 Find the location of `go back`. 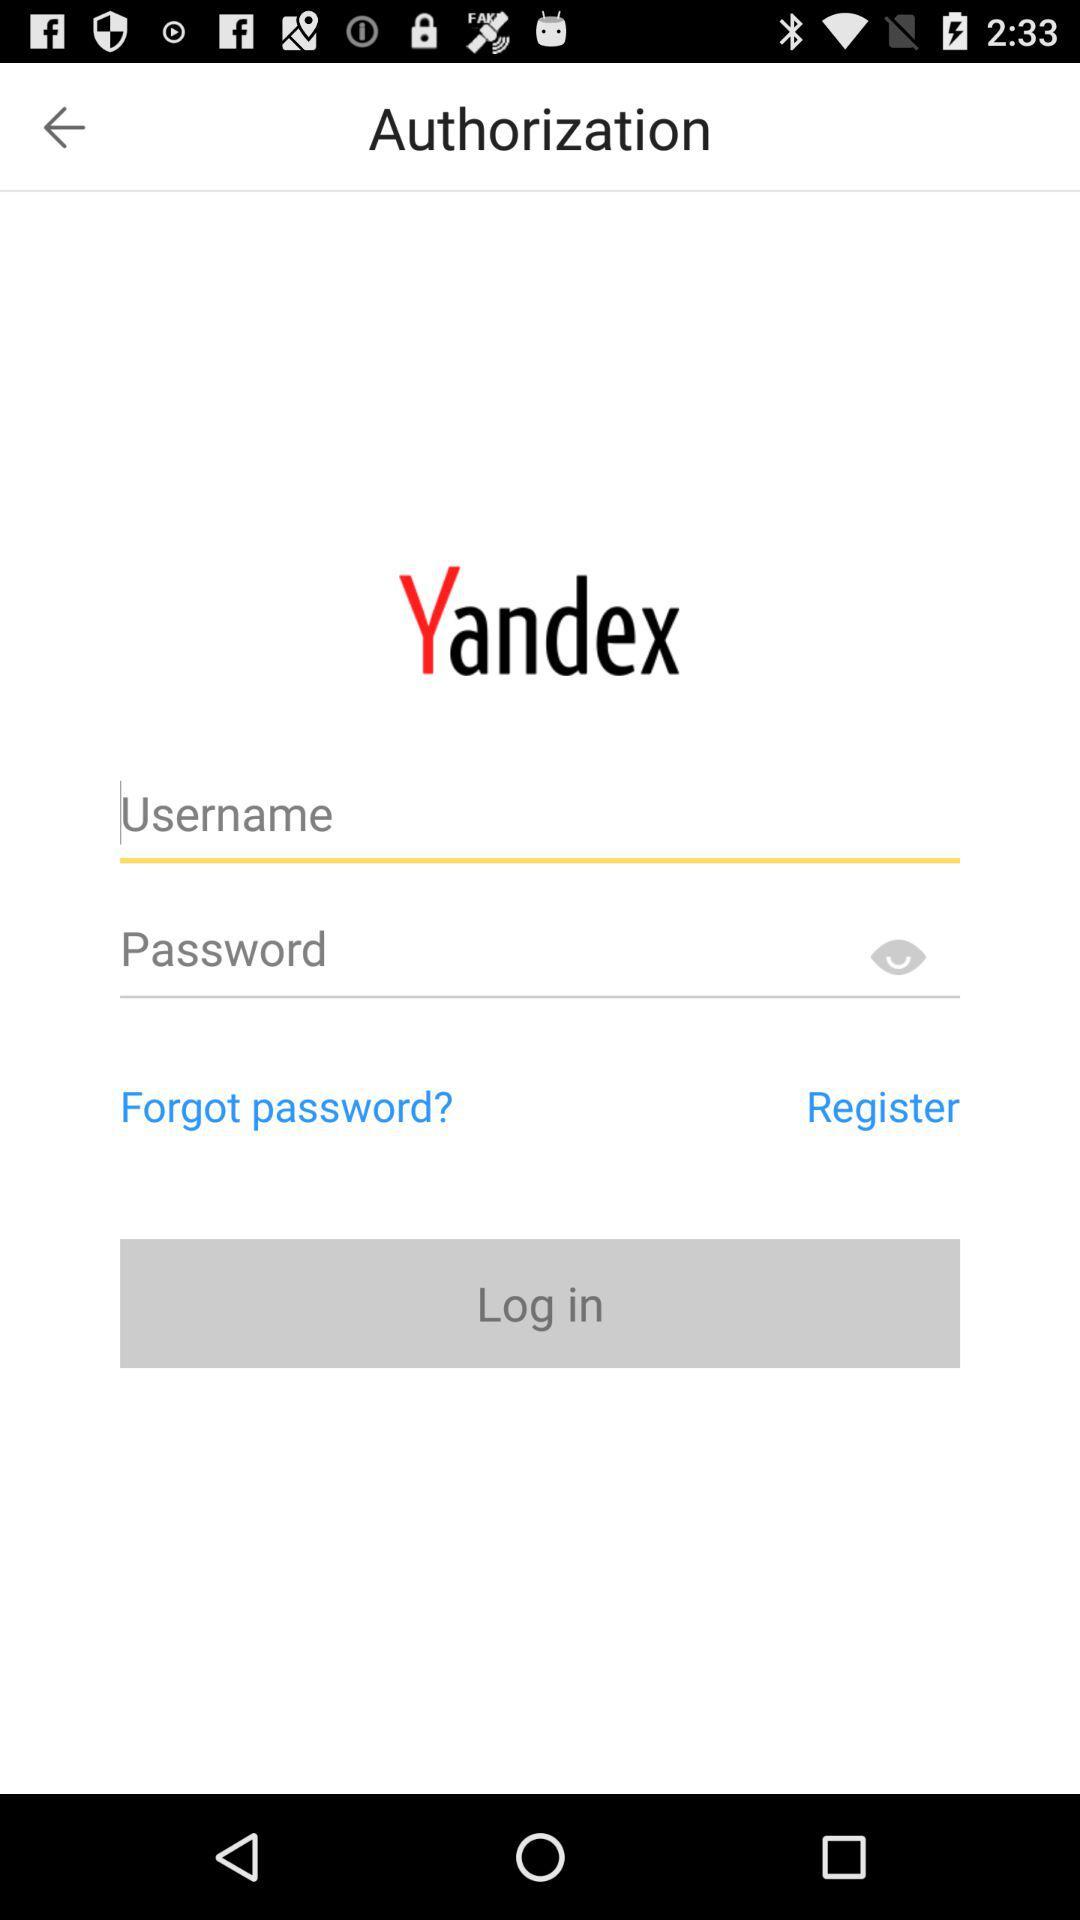

go back is located at coordinates (63, 126).